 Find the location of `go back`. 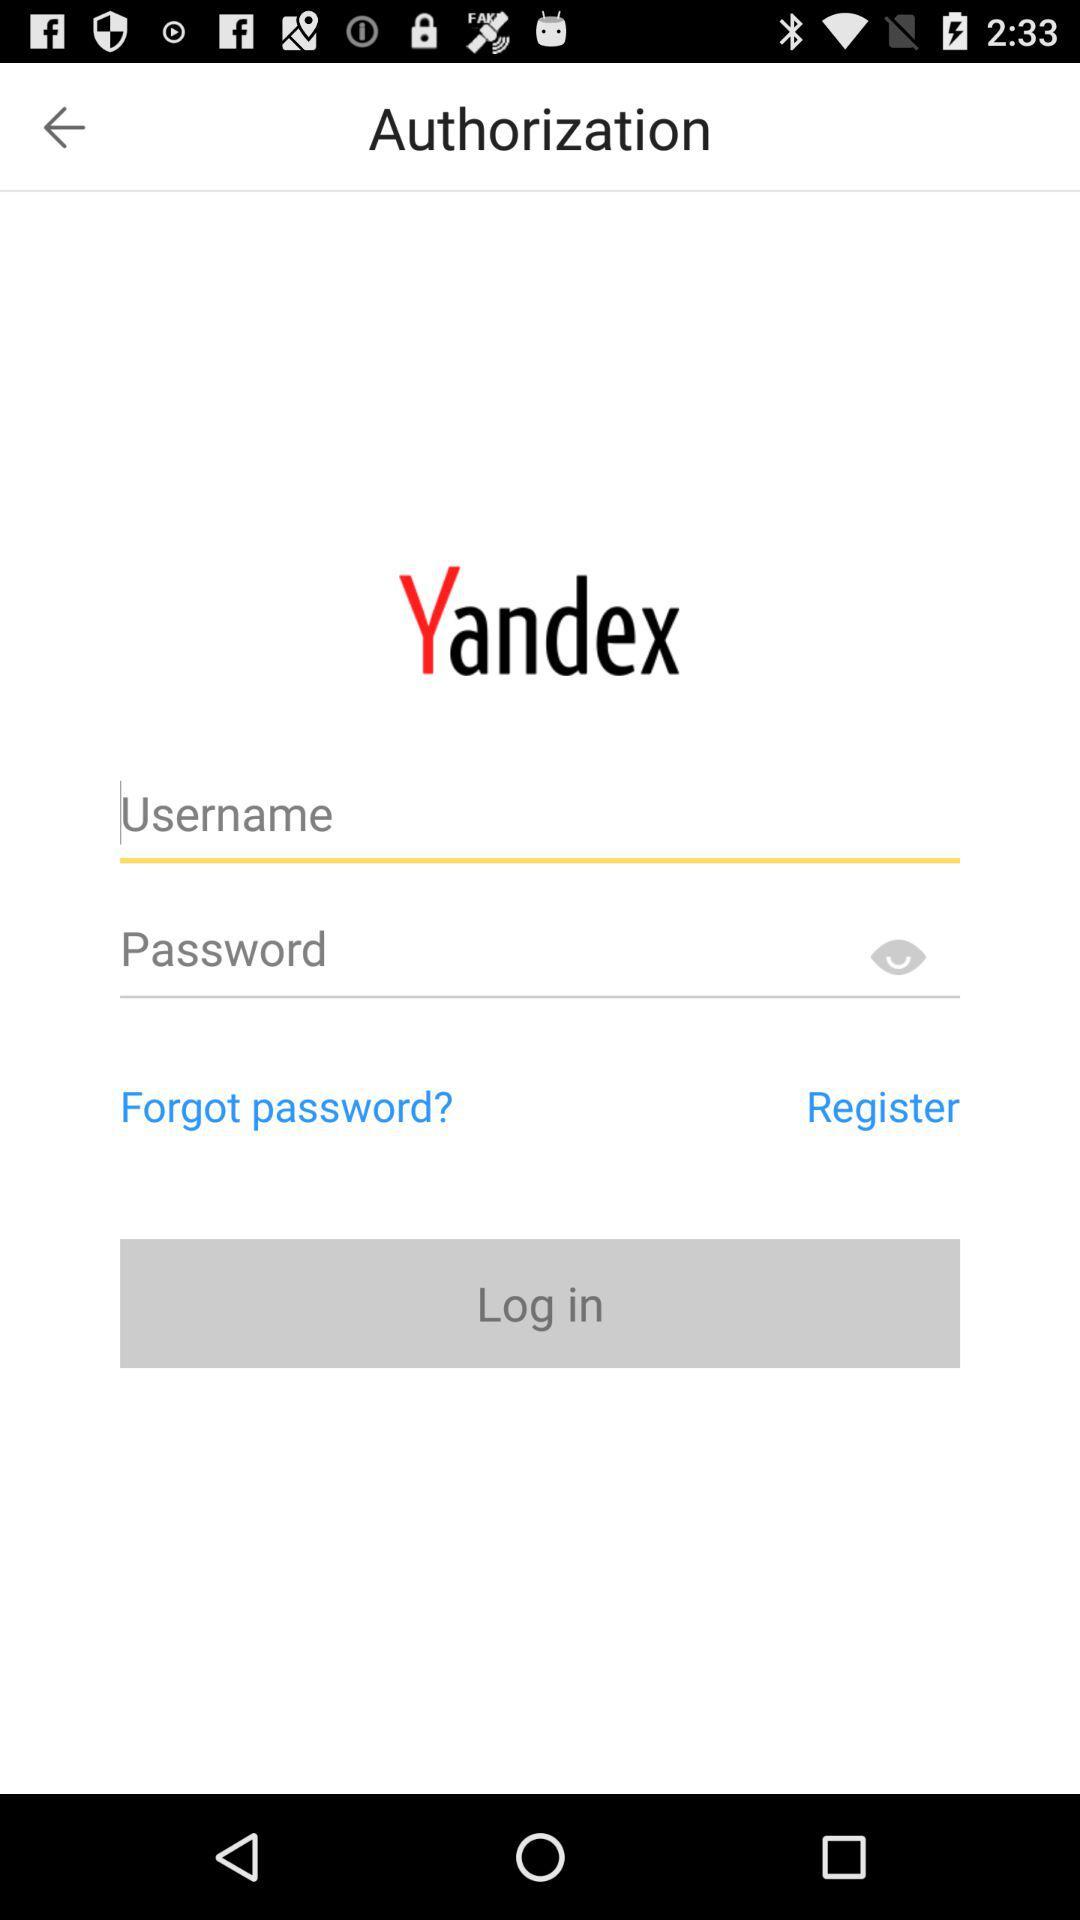

go back is located at coordinates (63, 126).